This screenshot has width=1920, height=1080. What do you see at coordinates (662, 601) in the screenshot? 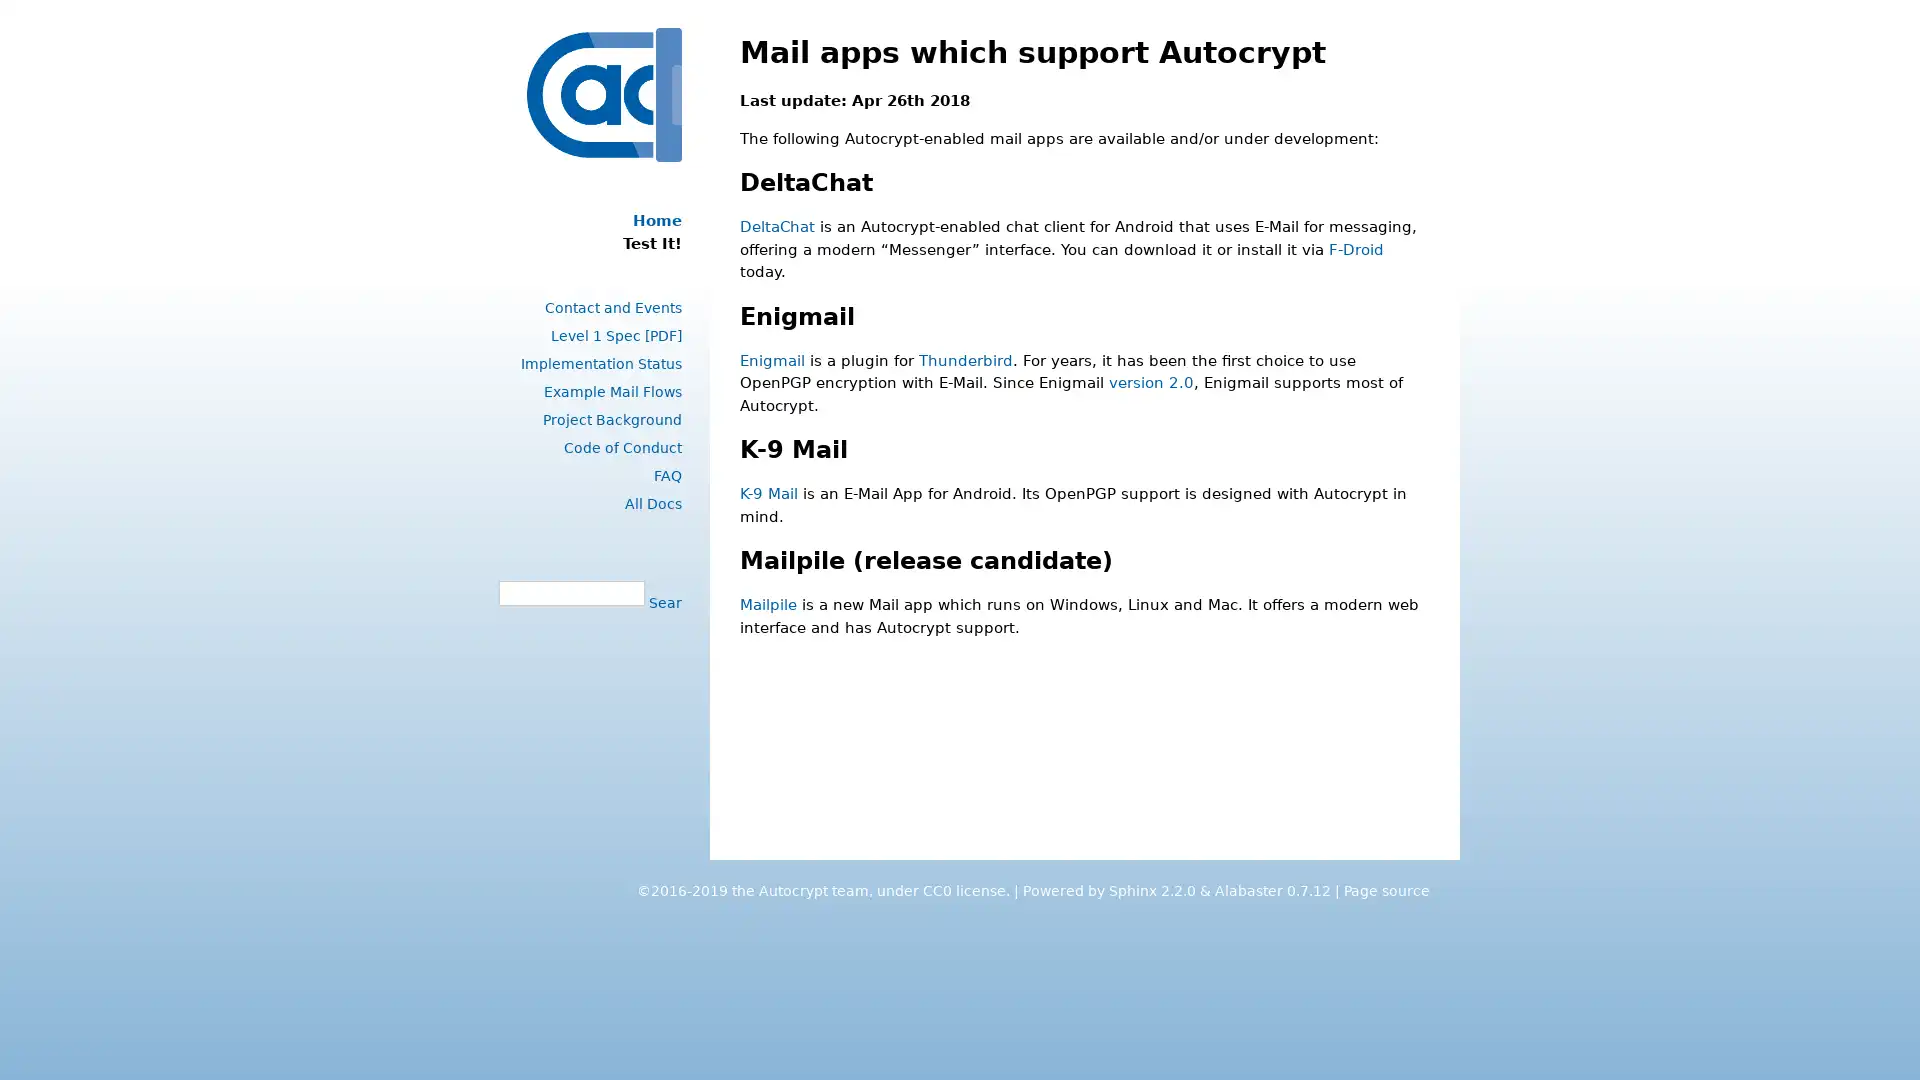
I see `Search` at bounding box center [662, 601].